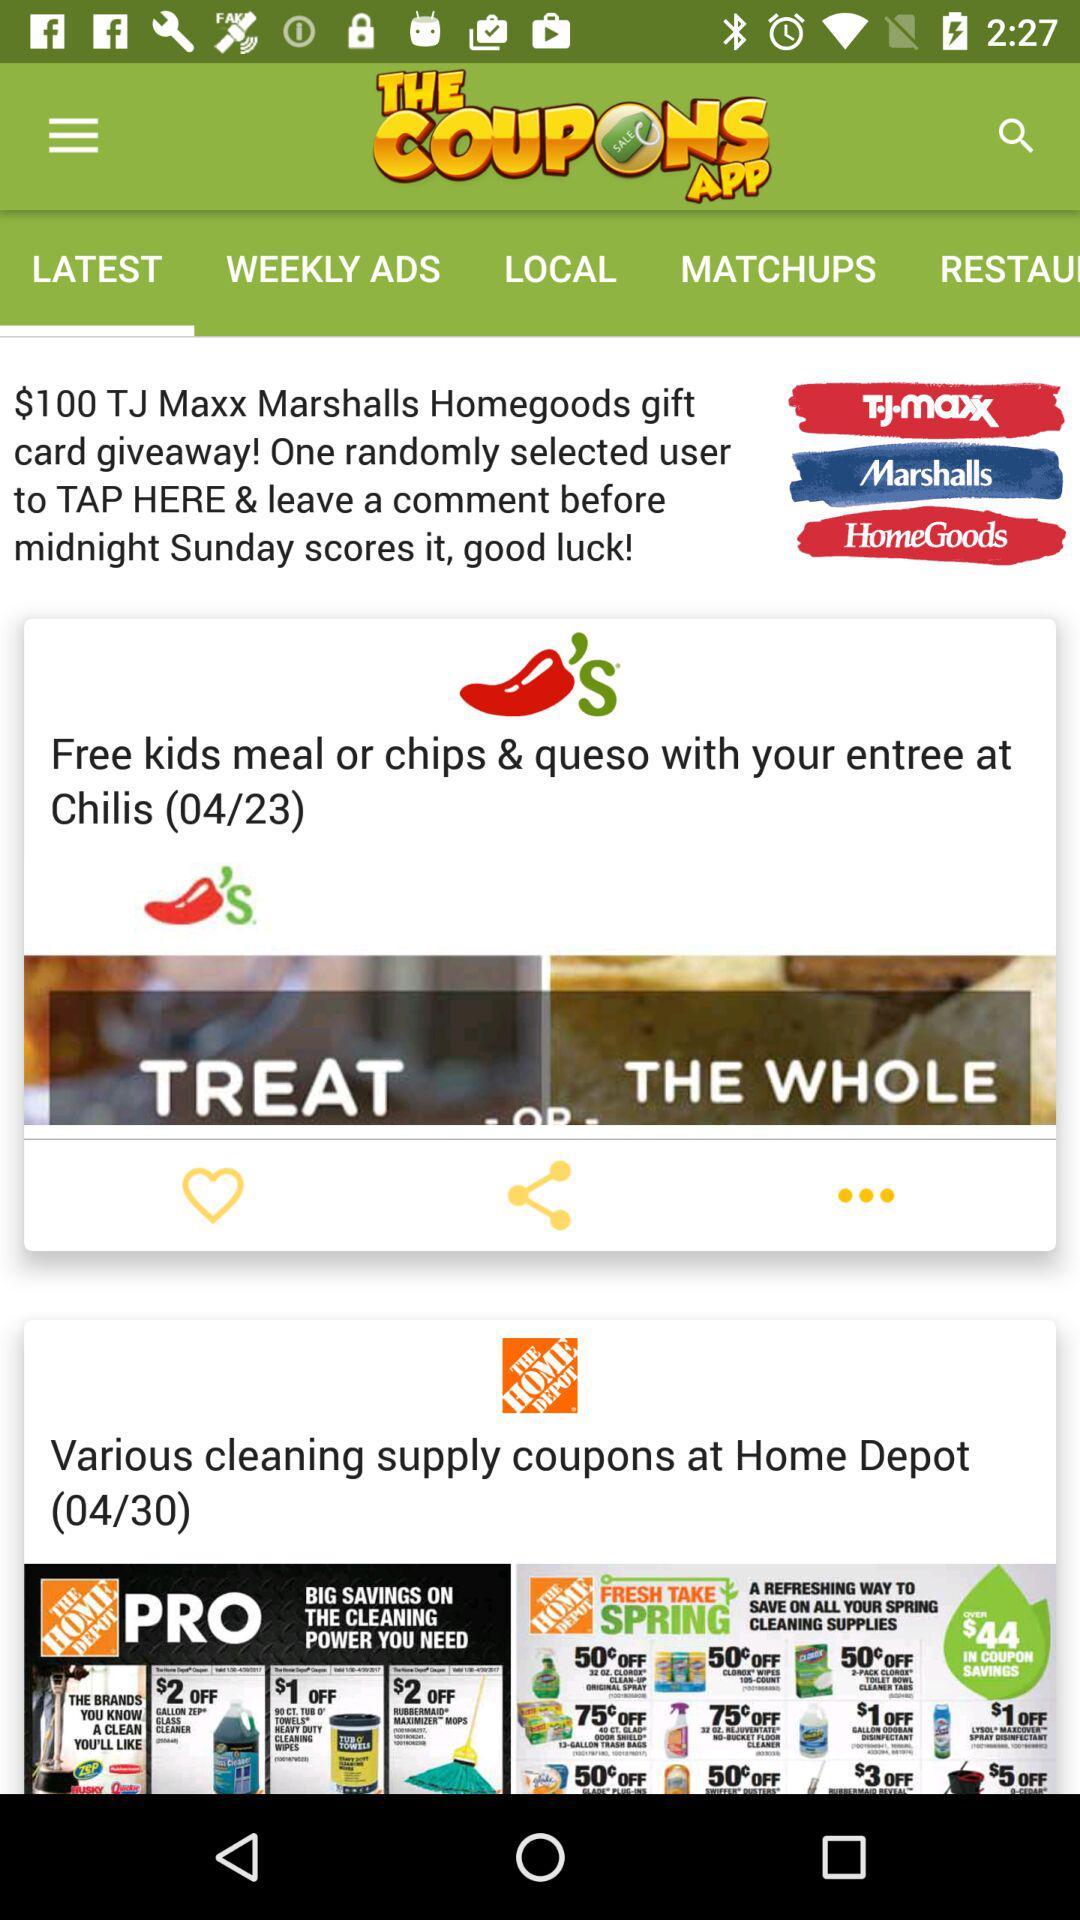  Describe the element at coordinates (865, 1195) in the screenshot. I see `menu` at that location.